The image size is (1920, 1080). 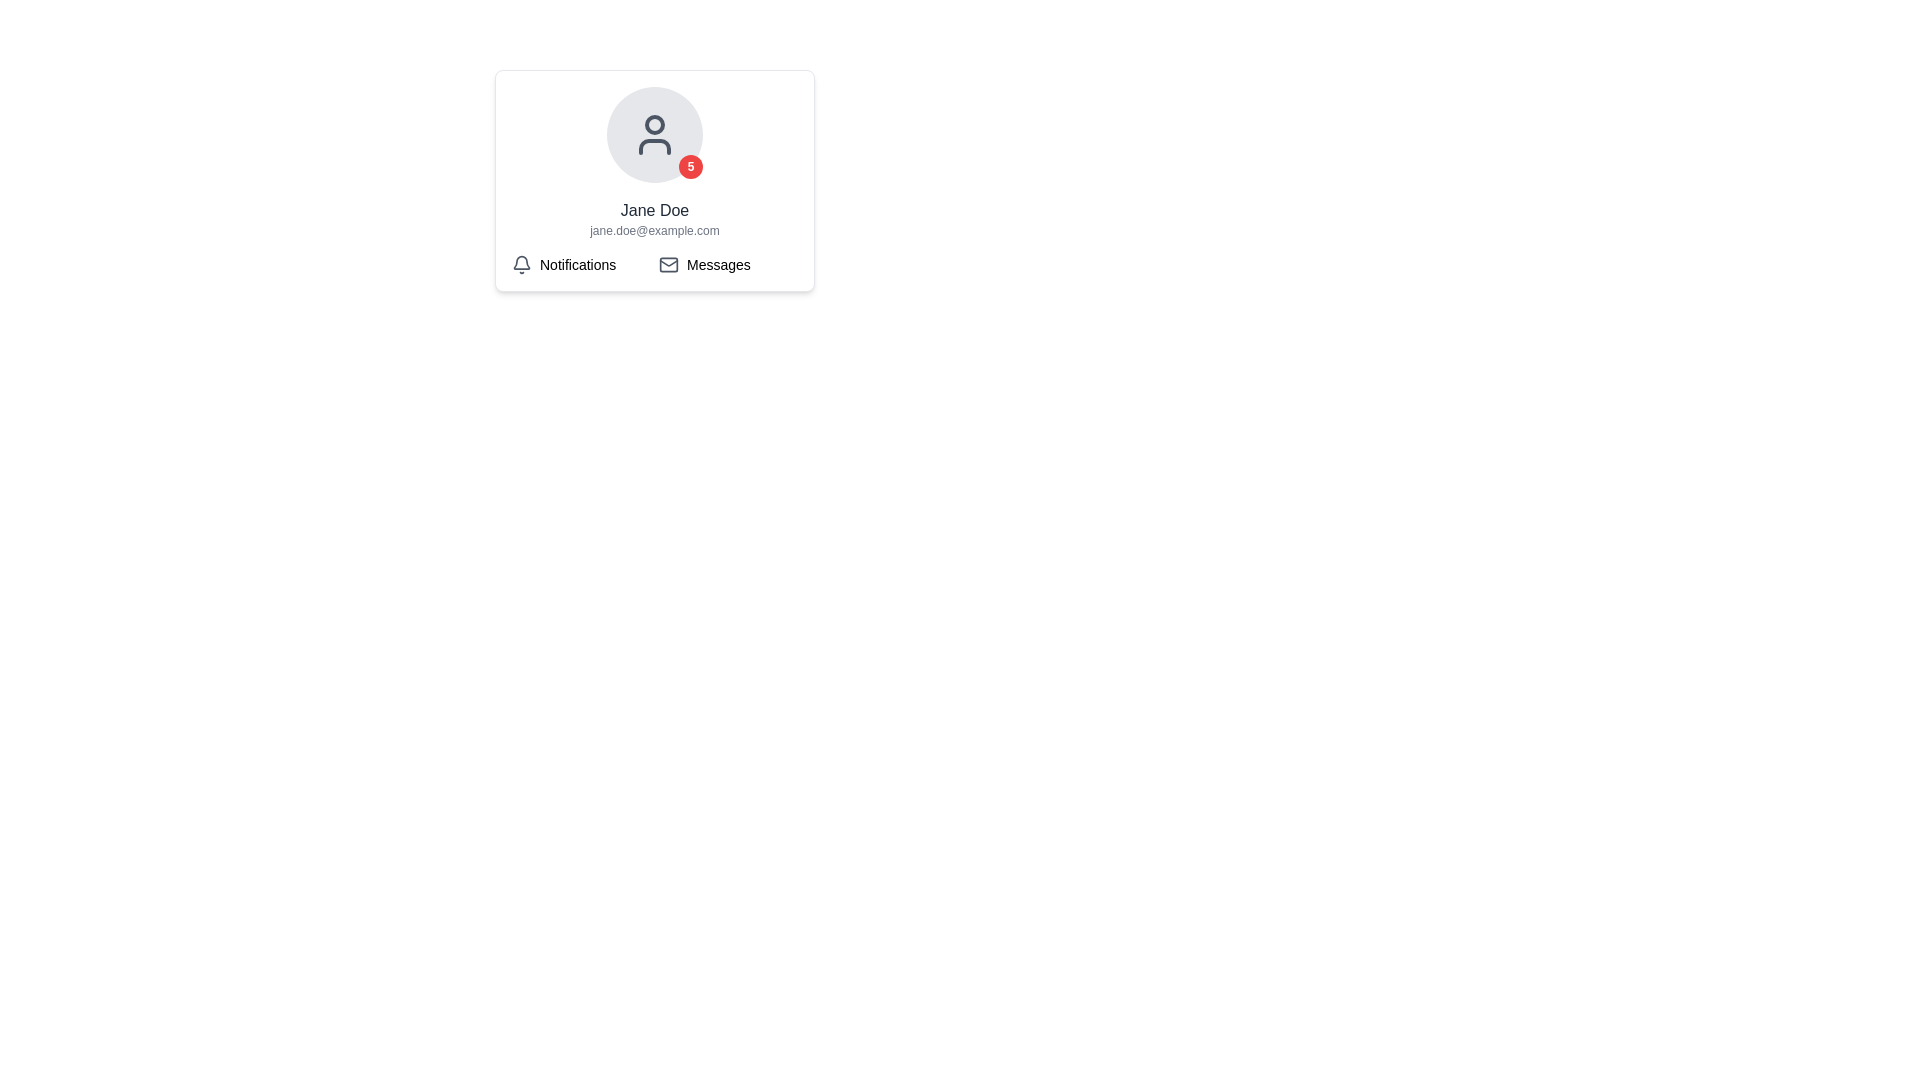 What do you see at coordinates (522, 264) in the screenshot?
I see `the notification icon, which is the first visual component in the 'Notifications' grouping located to the left of the text 'Notifications'` at bounding box center [522, 264].